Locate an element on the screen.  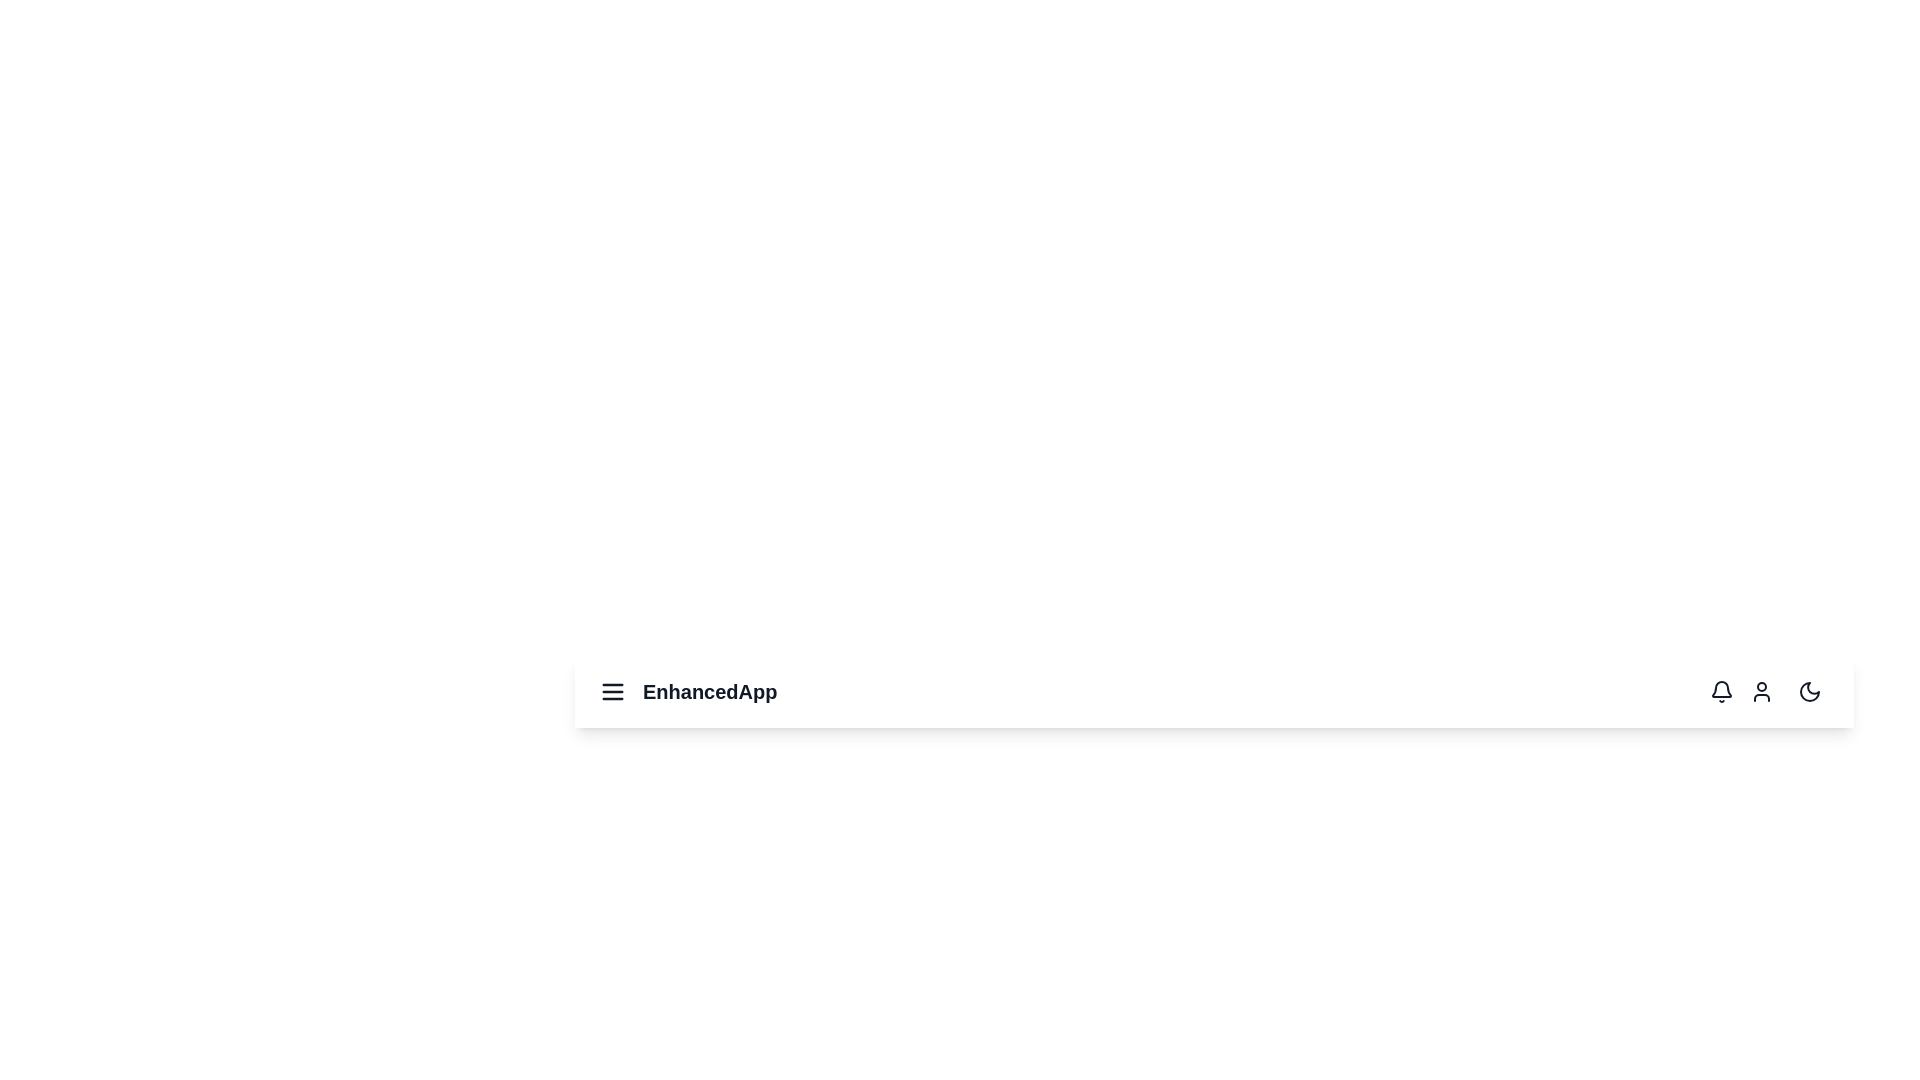
the user icon to access the user profile is located at coordinates (1761, 690).